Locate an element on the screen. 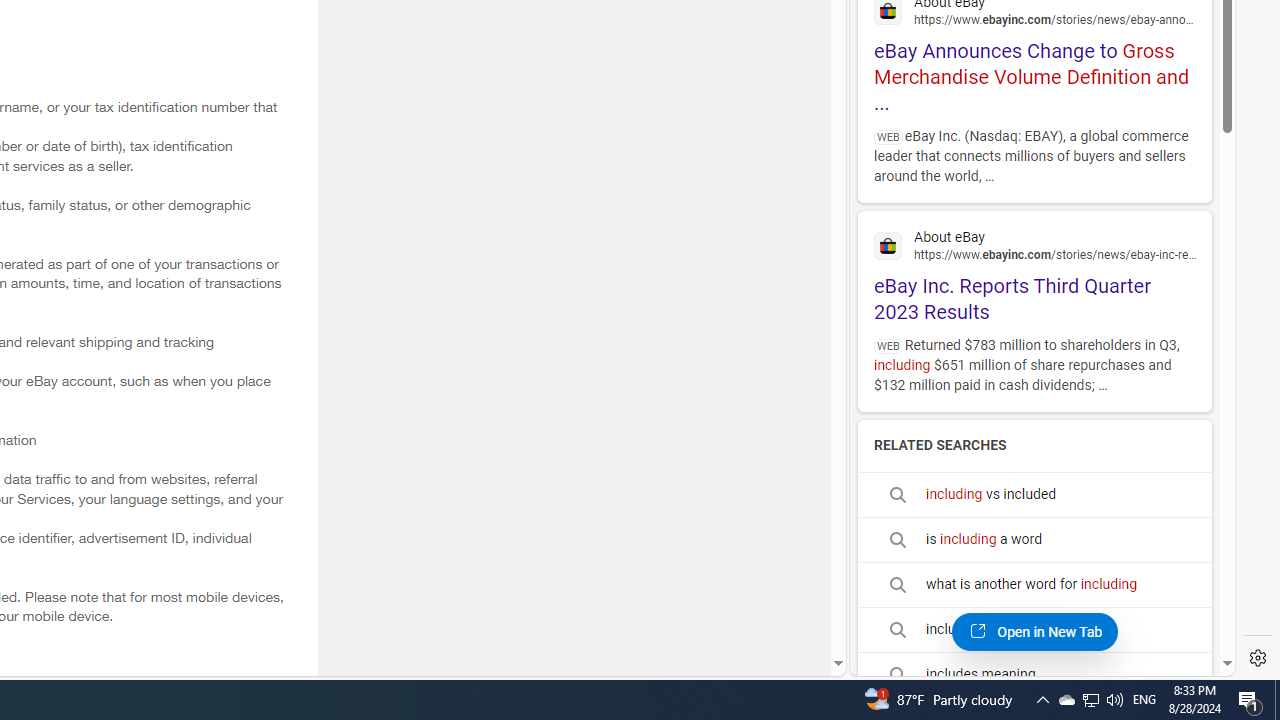 This screenshot has width=1280, height=720. 'eBay Inc. Reports Third Quarter 2023 Results' is located at coordinates (1034, 273).